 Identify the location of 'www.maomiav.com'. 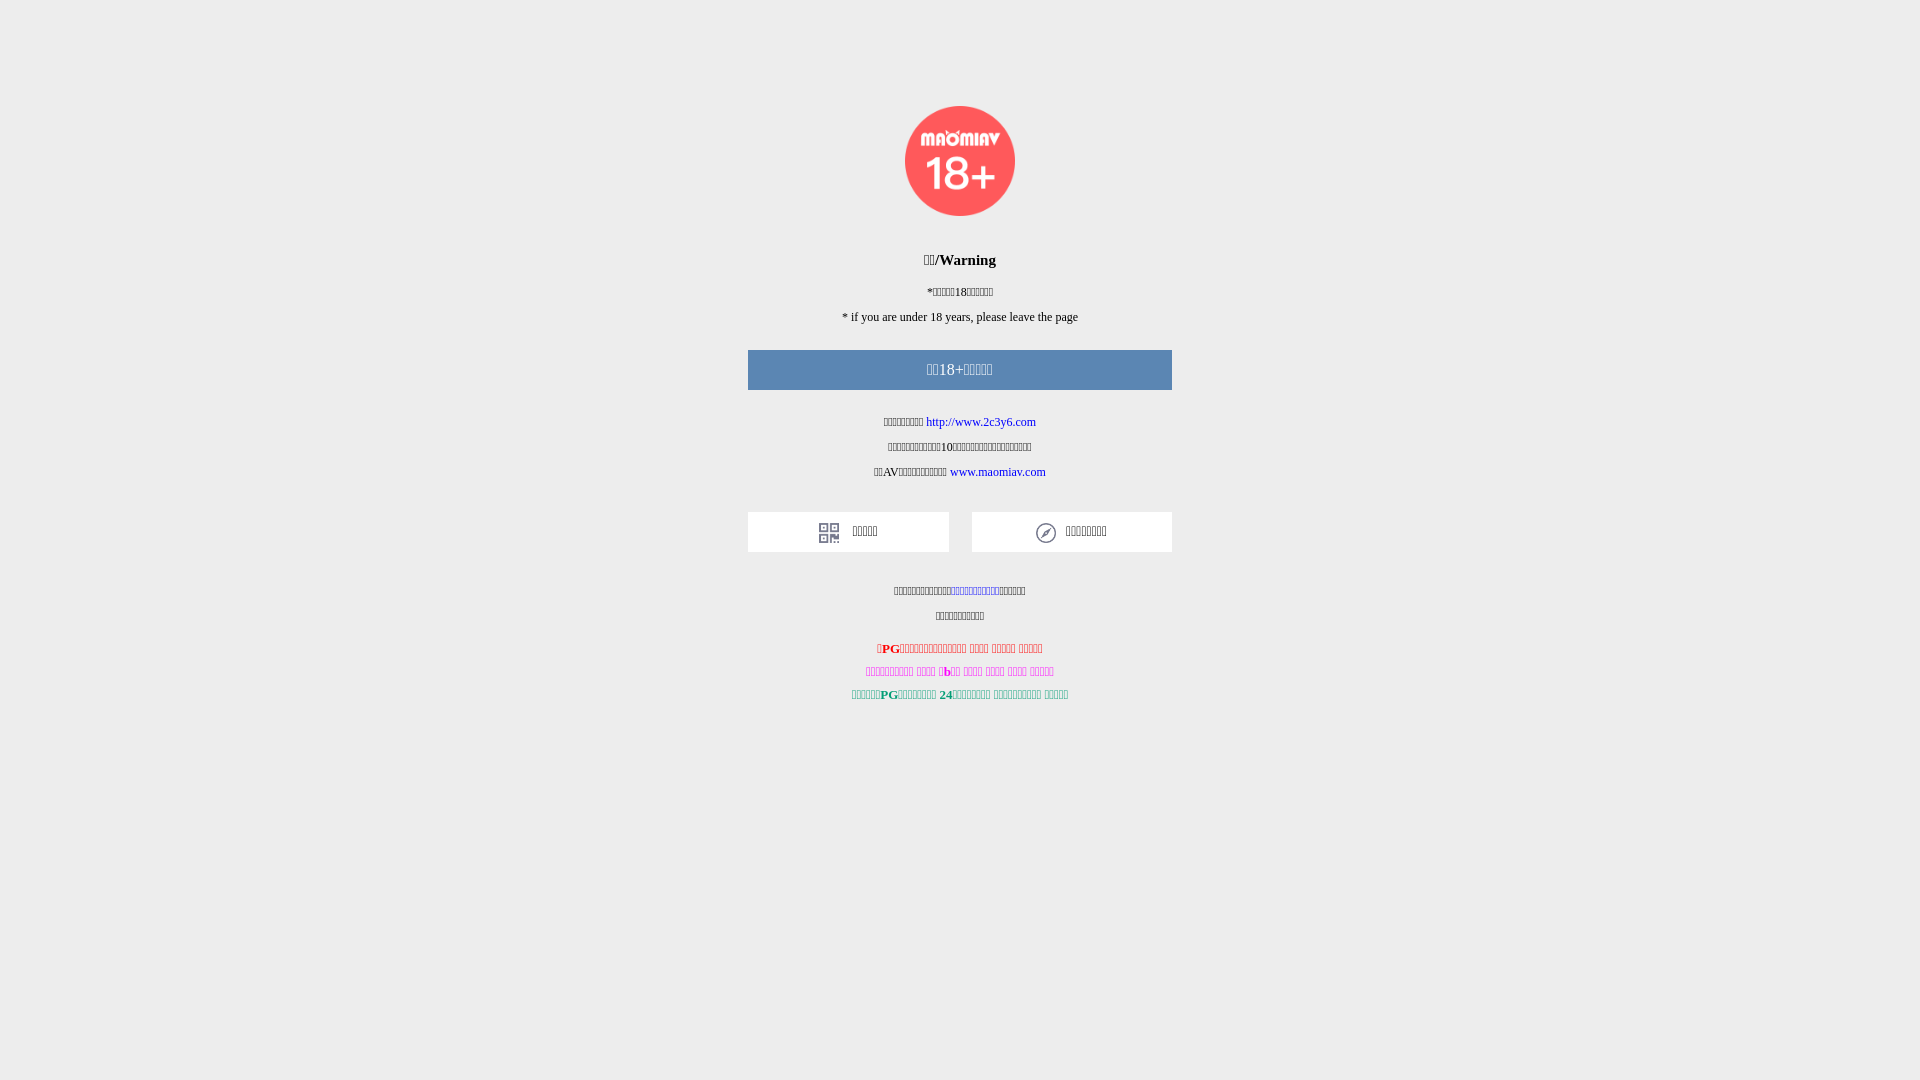
(949, 471).